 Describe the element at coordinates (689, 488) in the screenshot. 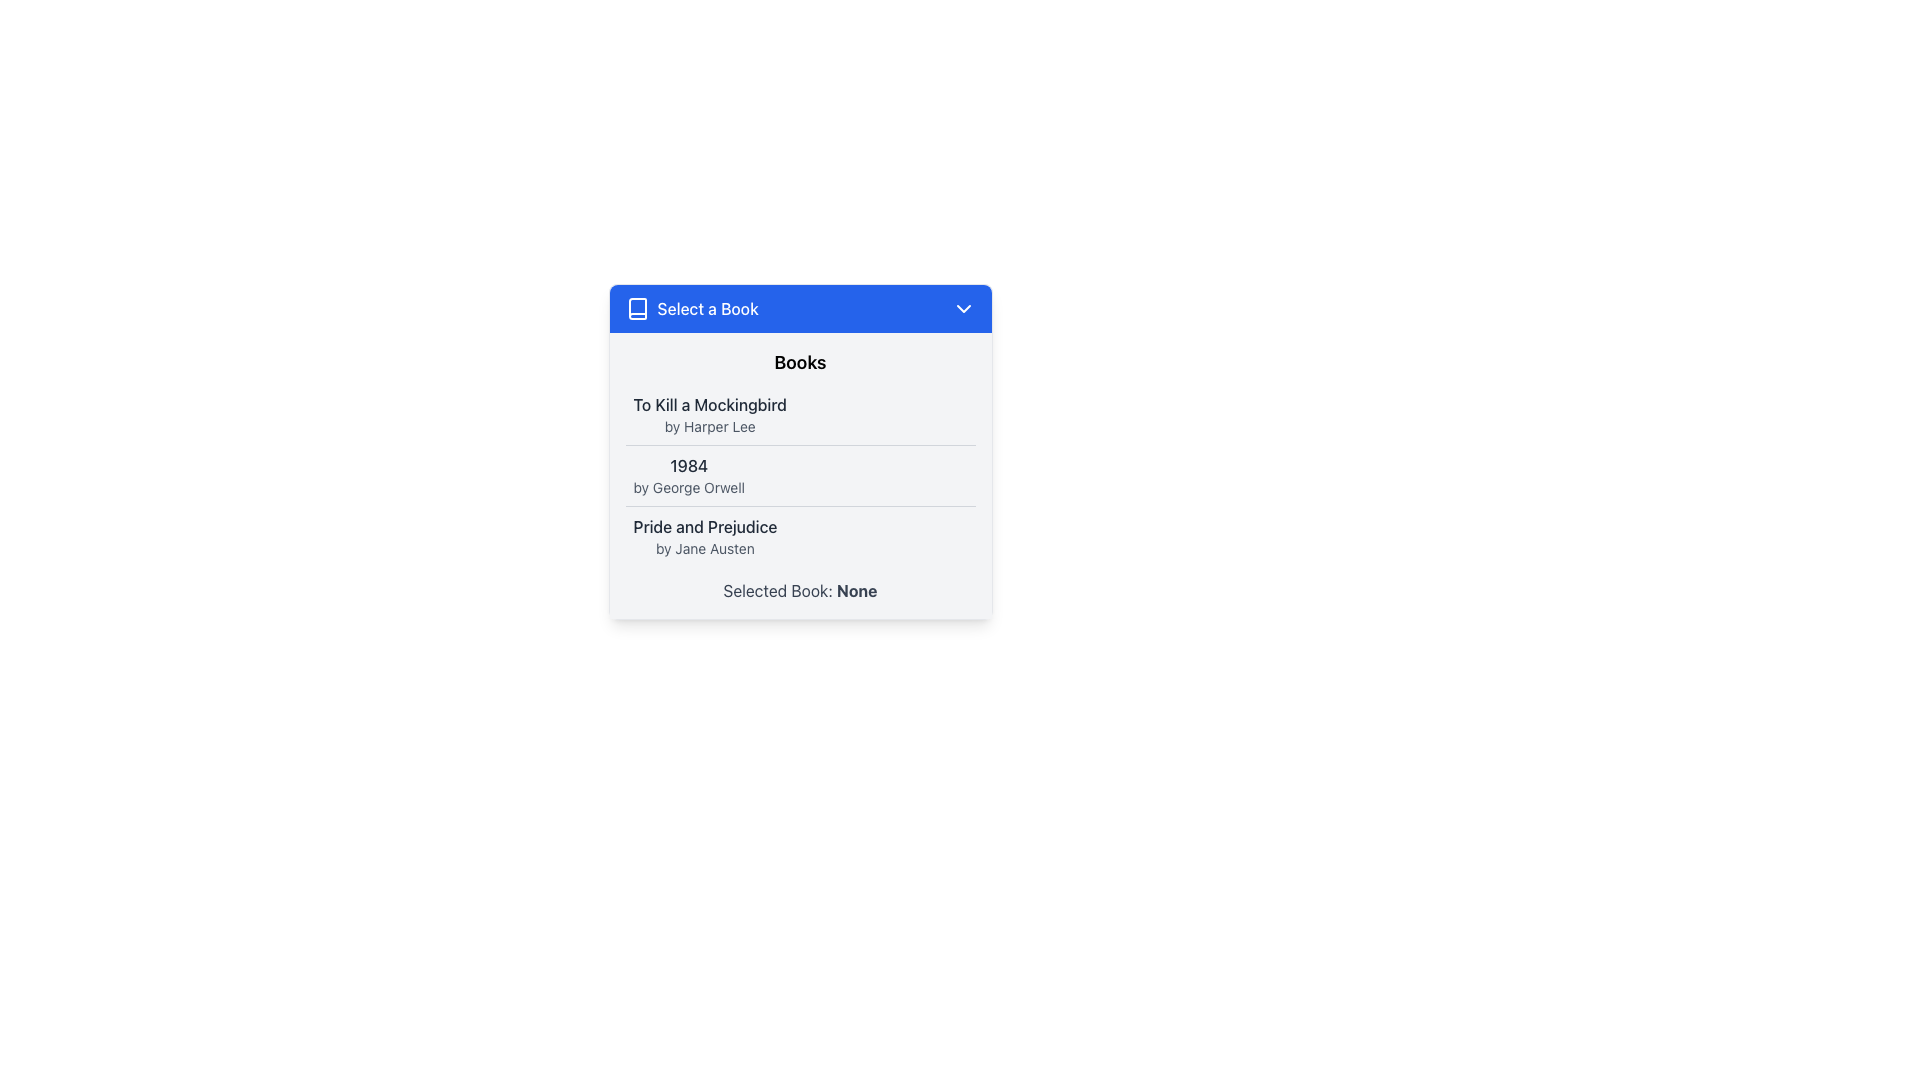

I see `the text label displaying 'by George Orwell', which is a small gray text located under the title '1984' in the book selection menu` at that location.